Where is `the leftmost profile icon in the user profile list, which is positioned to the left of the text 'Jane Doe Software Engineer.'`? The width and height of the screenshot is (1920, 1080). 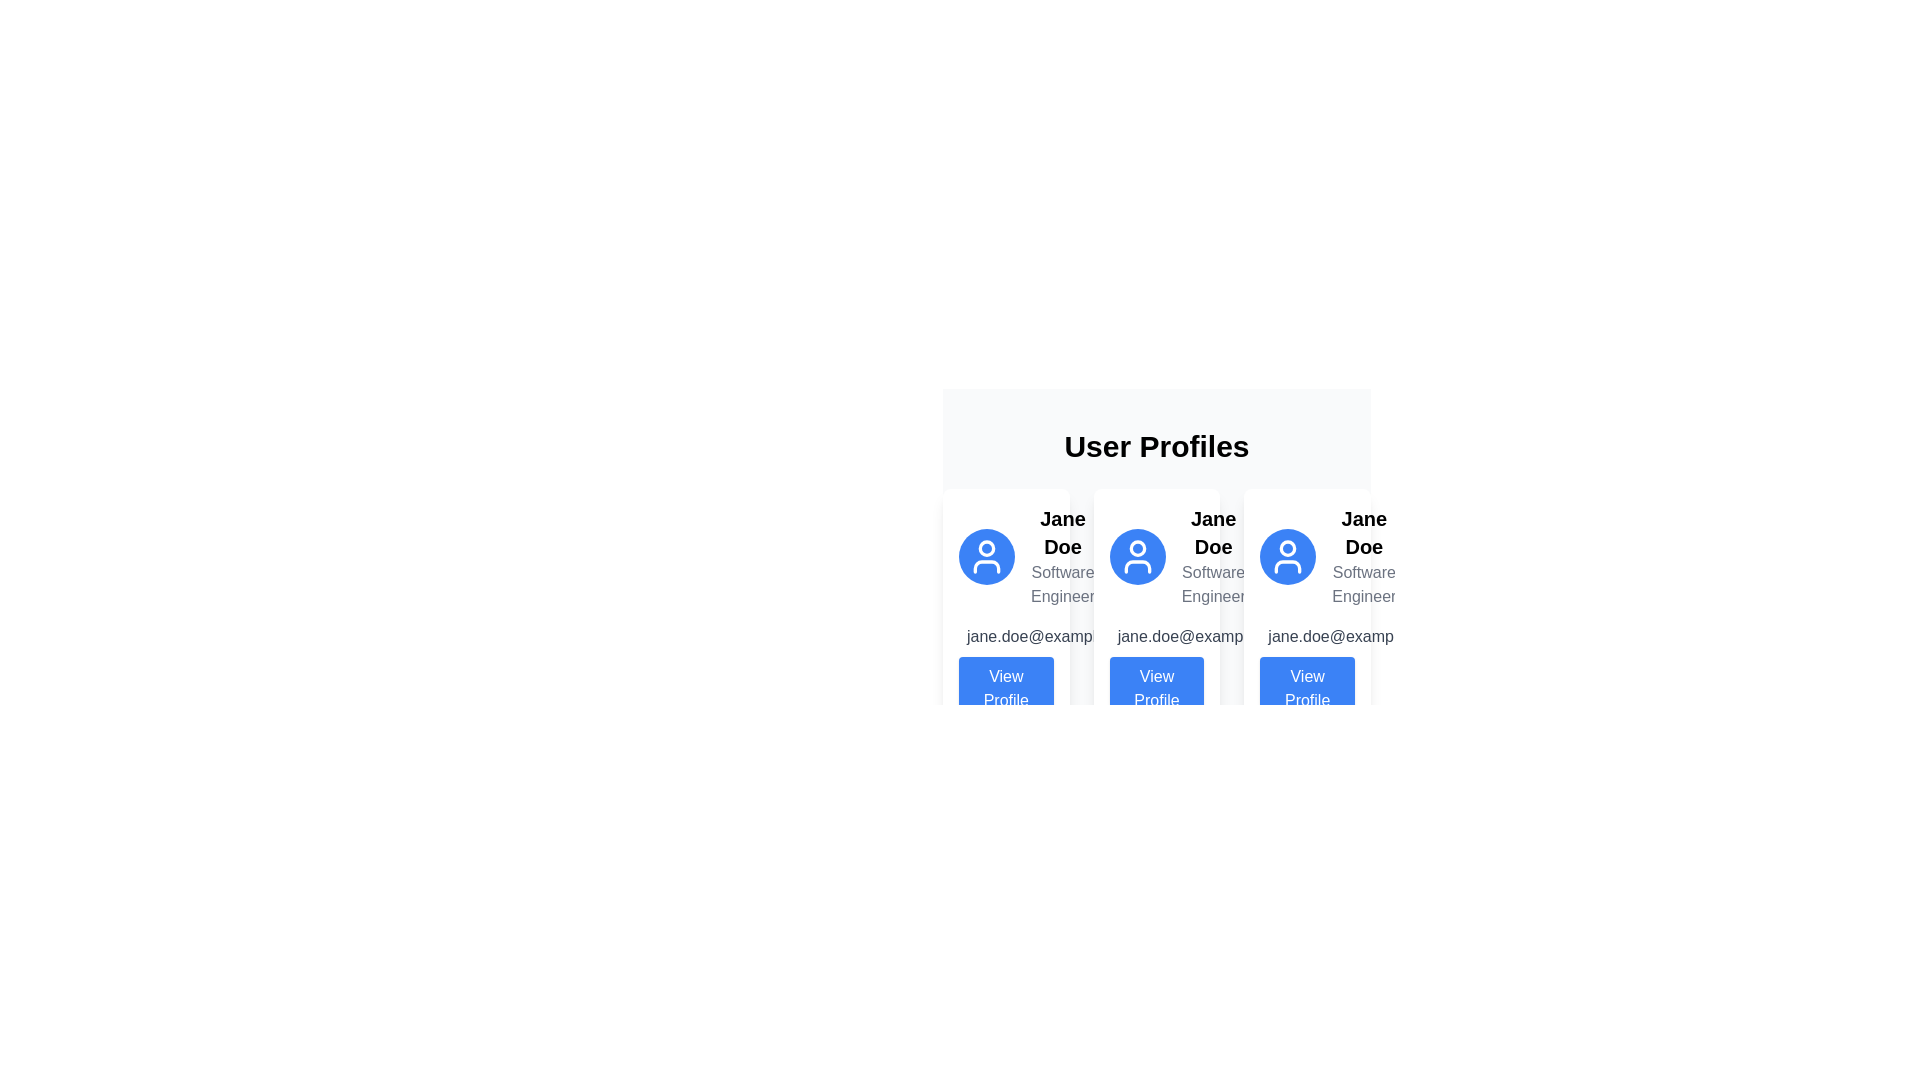
the leftmost profile icon in the user profile list, which is positioned to the left of the text 'Jane Doe Software Engineer.' is located at coordinates (987, 556).